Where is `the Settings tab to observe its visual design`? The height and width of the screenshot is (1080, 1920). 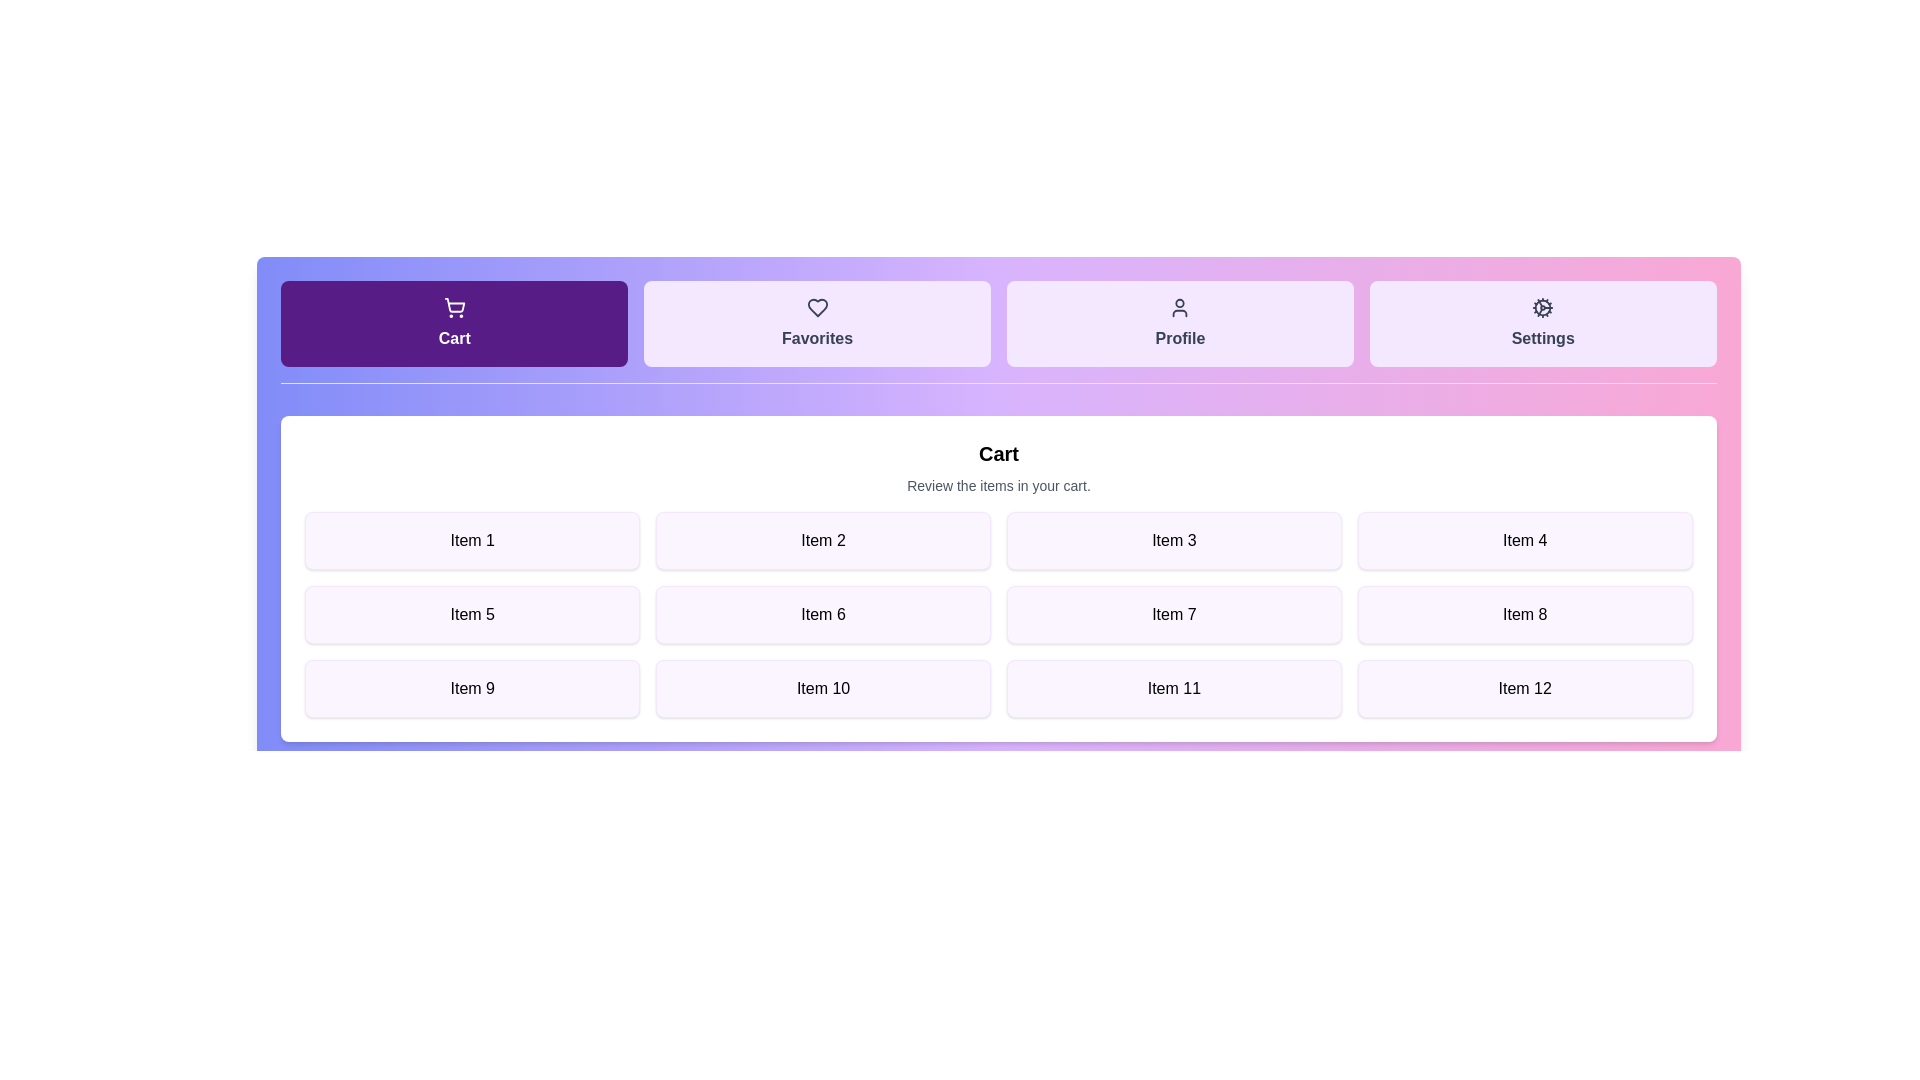
the Settings tab to observe its visual design is located at coordinates (1542, 323).